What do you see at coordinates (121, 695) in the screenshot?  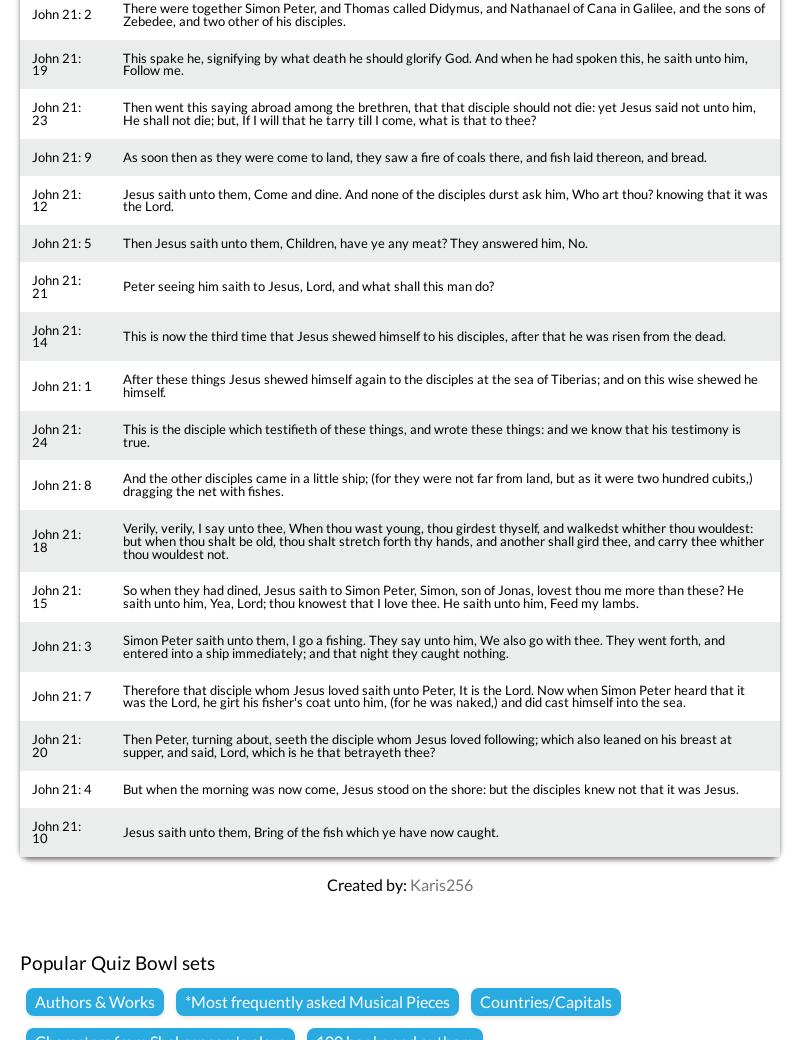 I see `'Therefore that disciple whom Jesus loved saith unto Peter, It is the Lord. Now when Simon Peter heard that it was the Lord, he girt his fisher's coat unto him, (for he was naked,) and did cast himself into the sea.'` at bounding box center [121, 695].